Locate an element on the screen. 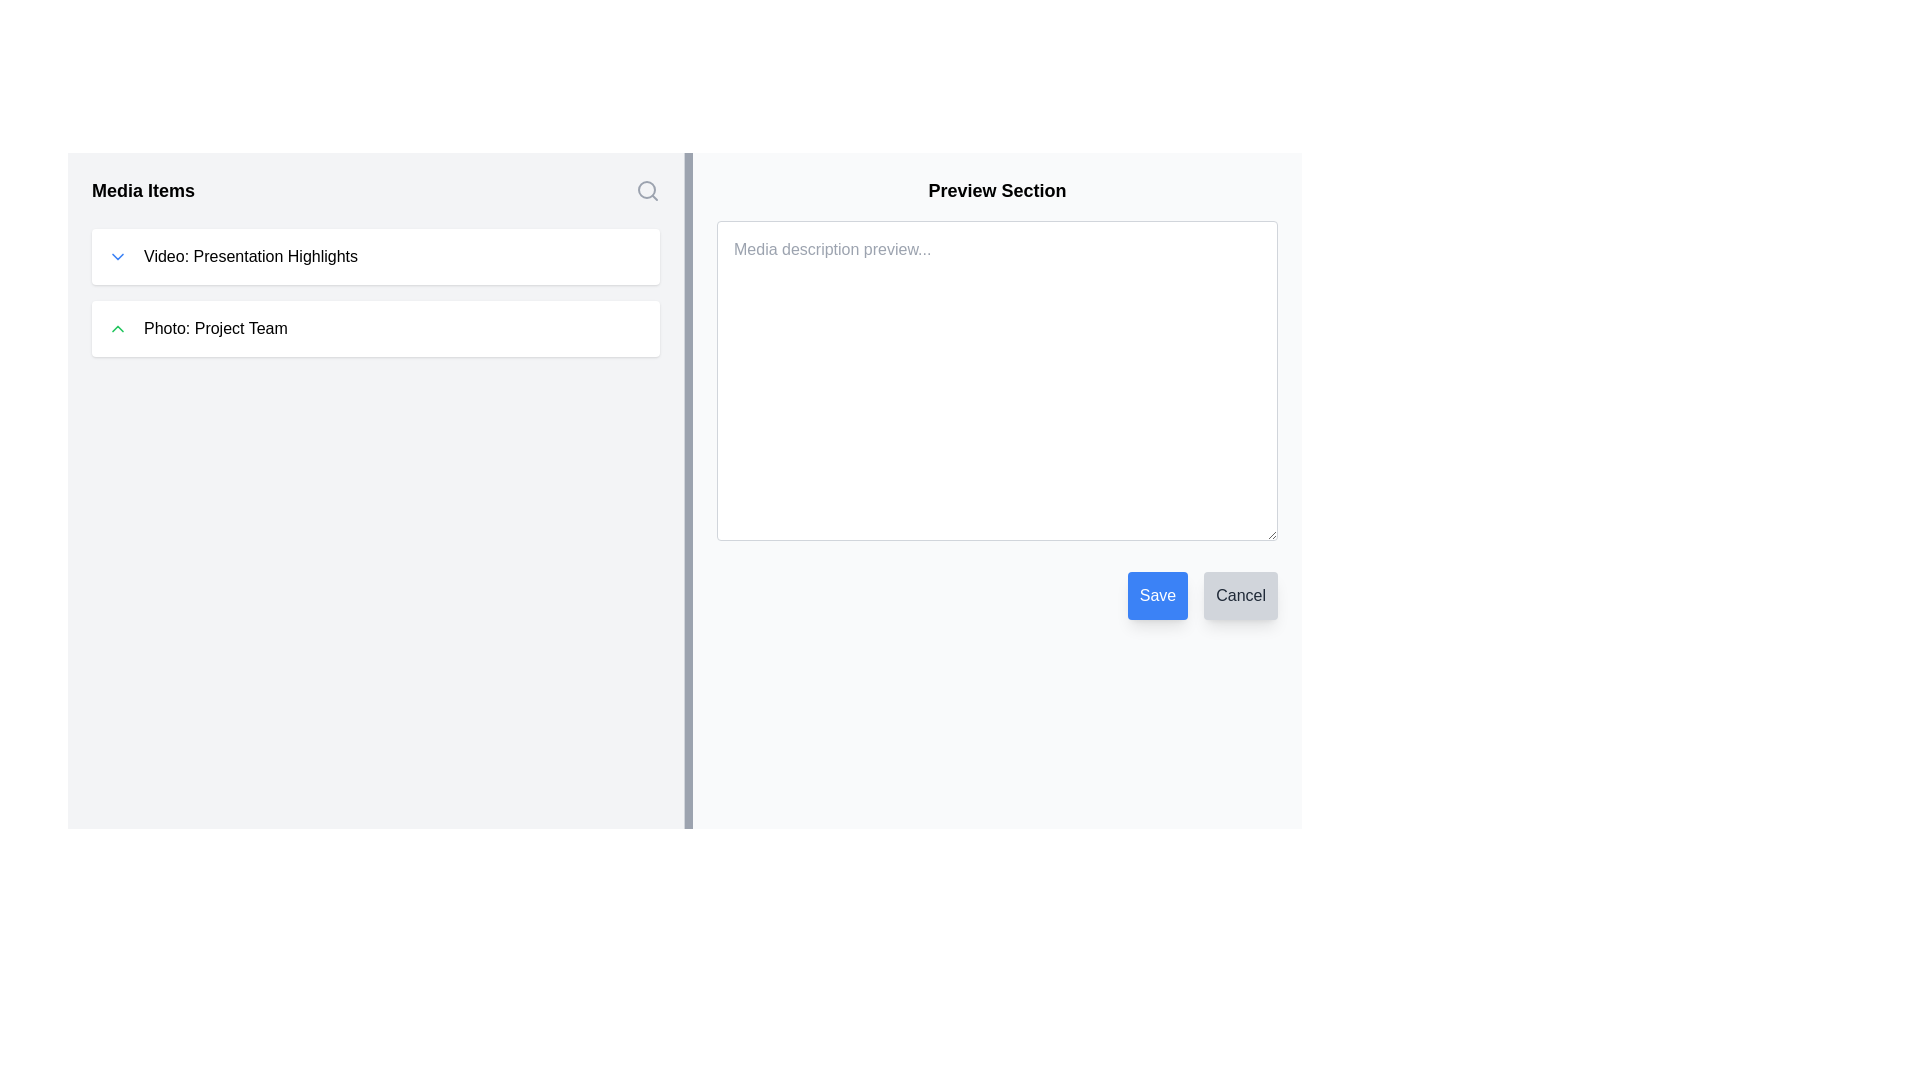 The image size is (1920, 1080). the small green upward-facing arrow icon (chevron-up) located in the middle-left side of the 'Photo: Project Team' section is located at coordinates (117, 327).